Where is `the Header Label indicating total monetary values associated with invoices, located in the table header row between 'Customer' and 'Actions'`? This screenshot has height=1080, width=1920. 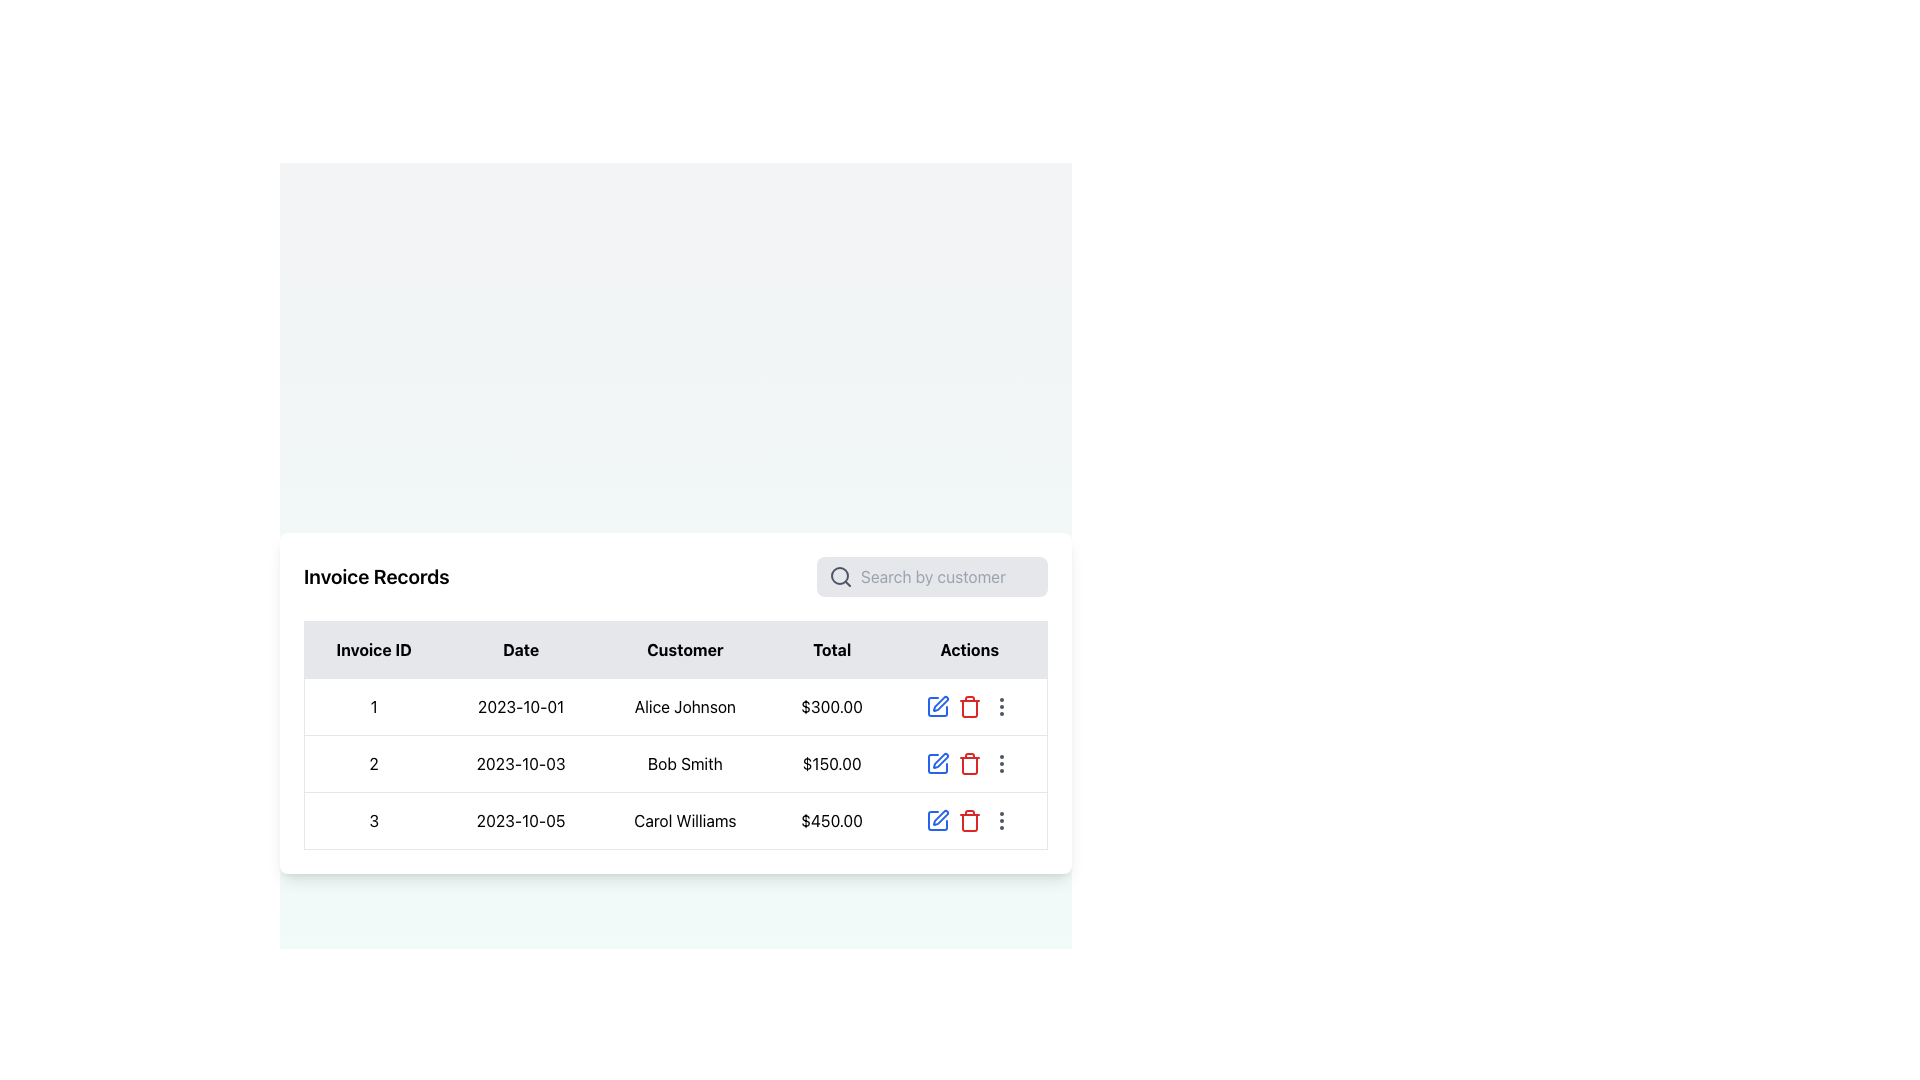 the Header Label indicating total monetary values associated with invoices, located in the table header row between 'Customer' and 'Actions' is located at coordinates (832, 649).